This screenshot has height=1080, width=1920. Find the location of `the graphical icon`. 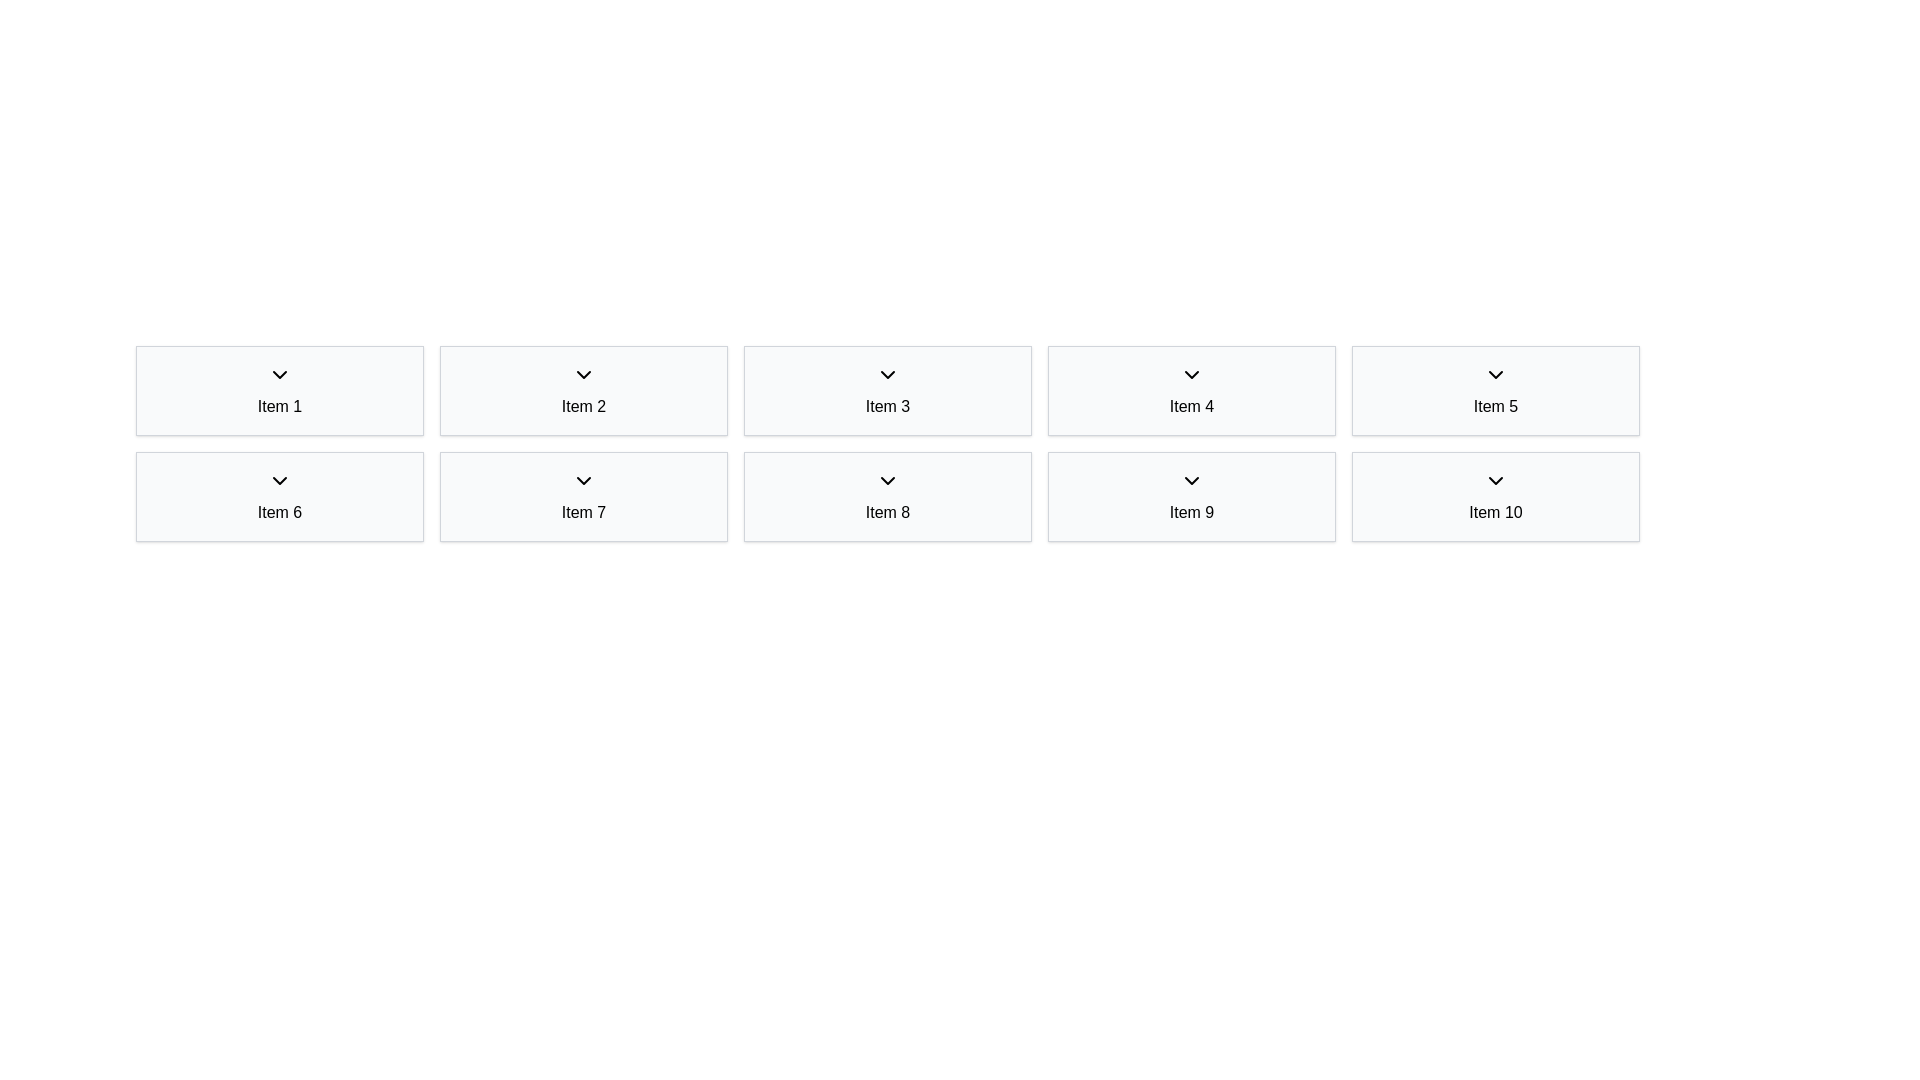

the graphical icon is located at coordinates (1191, 481).